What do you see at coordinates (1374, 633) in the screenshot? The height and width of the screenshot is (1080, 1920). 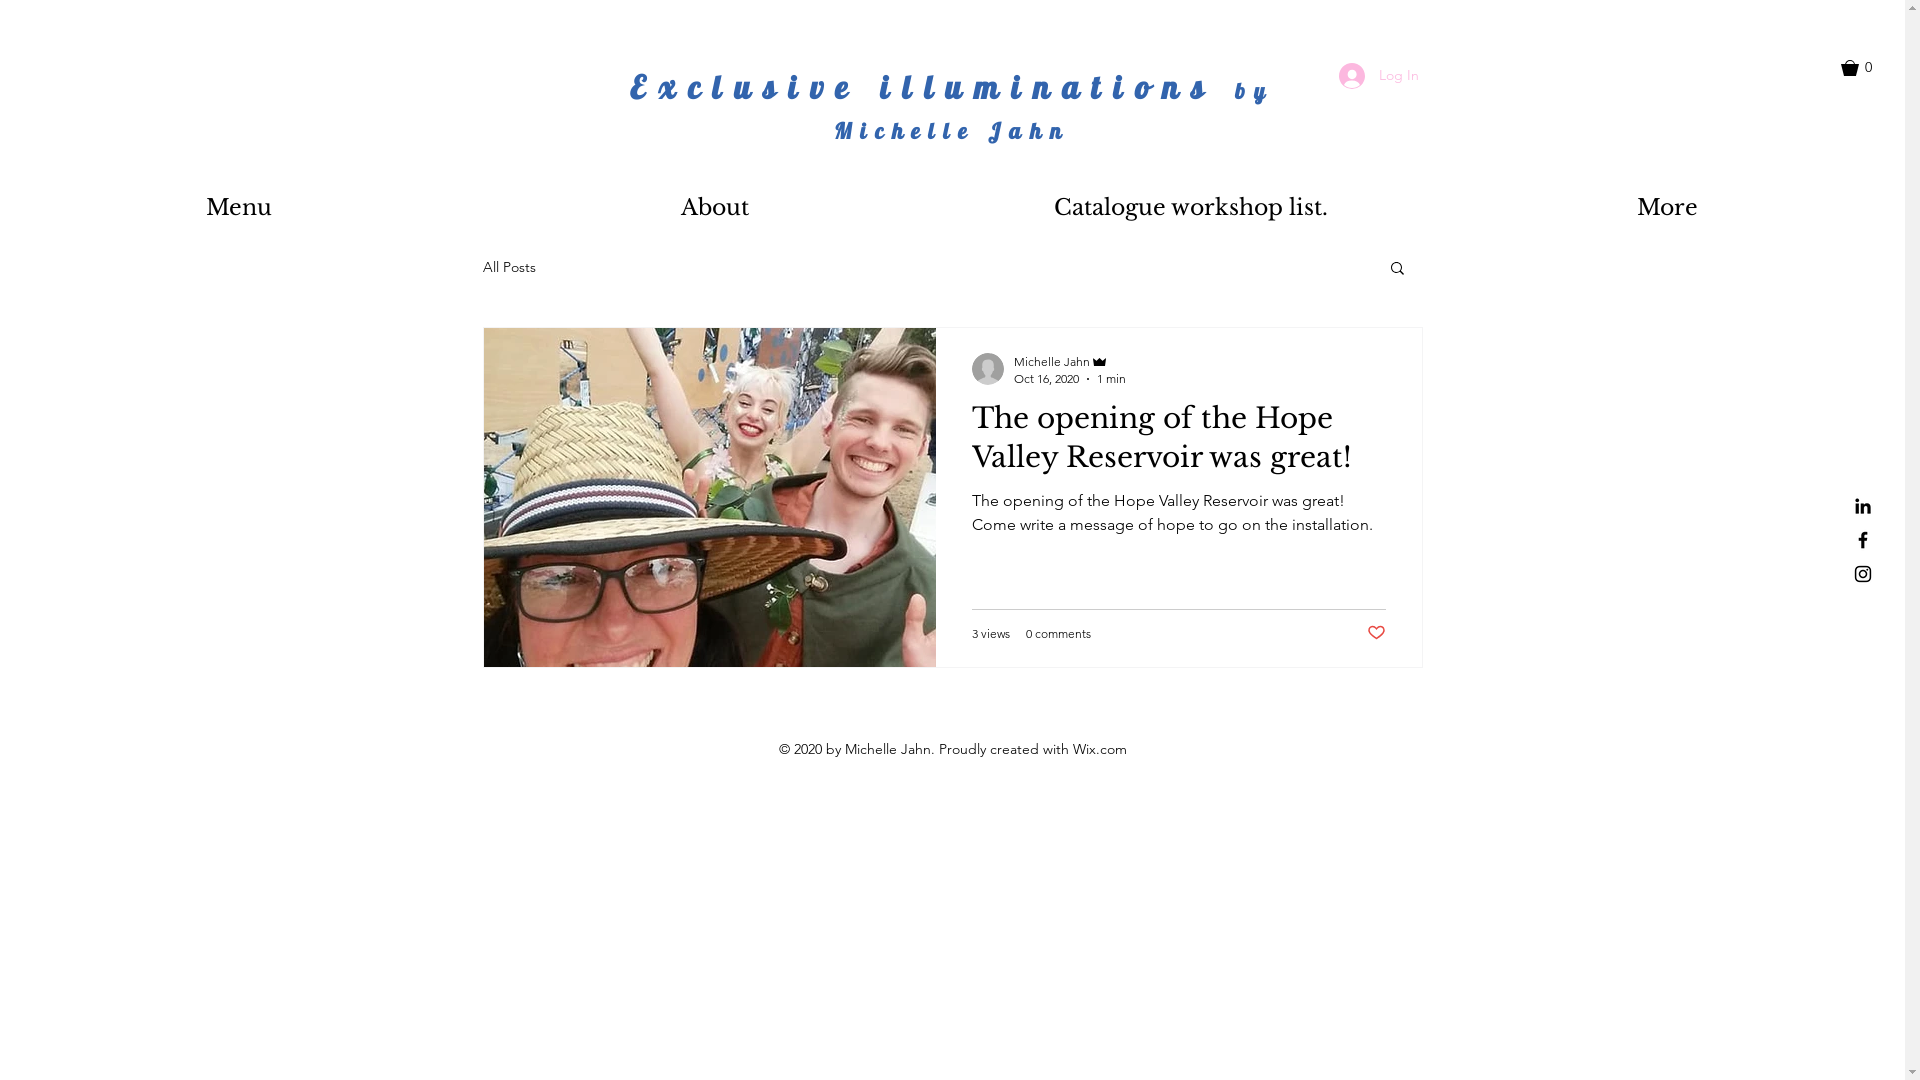 I see `'Post not marked as liked'` at bounding box center [1374, 633].